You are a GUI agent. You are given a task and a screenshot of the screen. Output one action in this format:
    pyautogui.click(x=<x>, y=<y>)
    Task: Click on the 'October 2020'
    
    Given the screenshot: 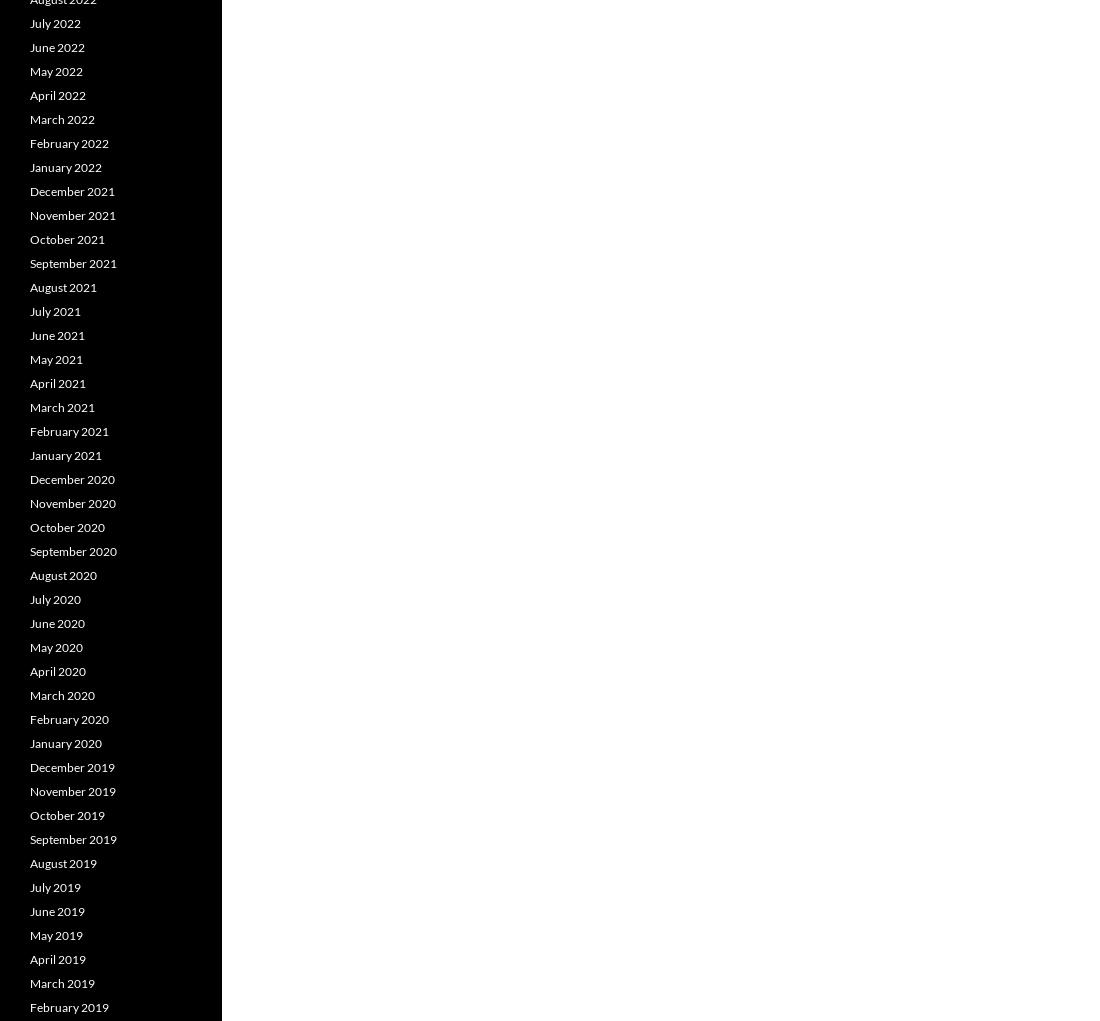 What is the action you would take?
    pyautogui.click(x=66, y=527)
    